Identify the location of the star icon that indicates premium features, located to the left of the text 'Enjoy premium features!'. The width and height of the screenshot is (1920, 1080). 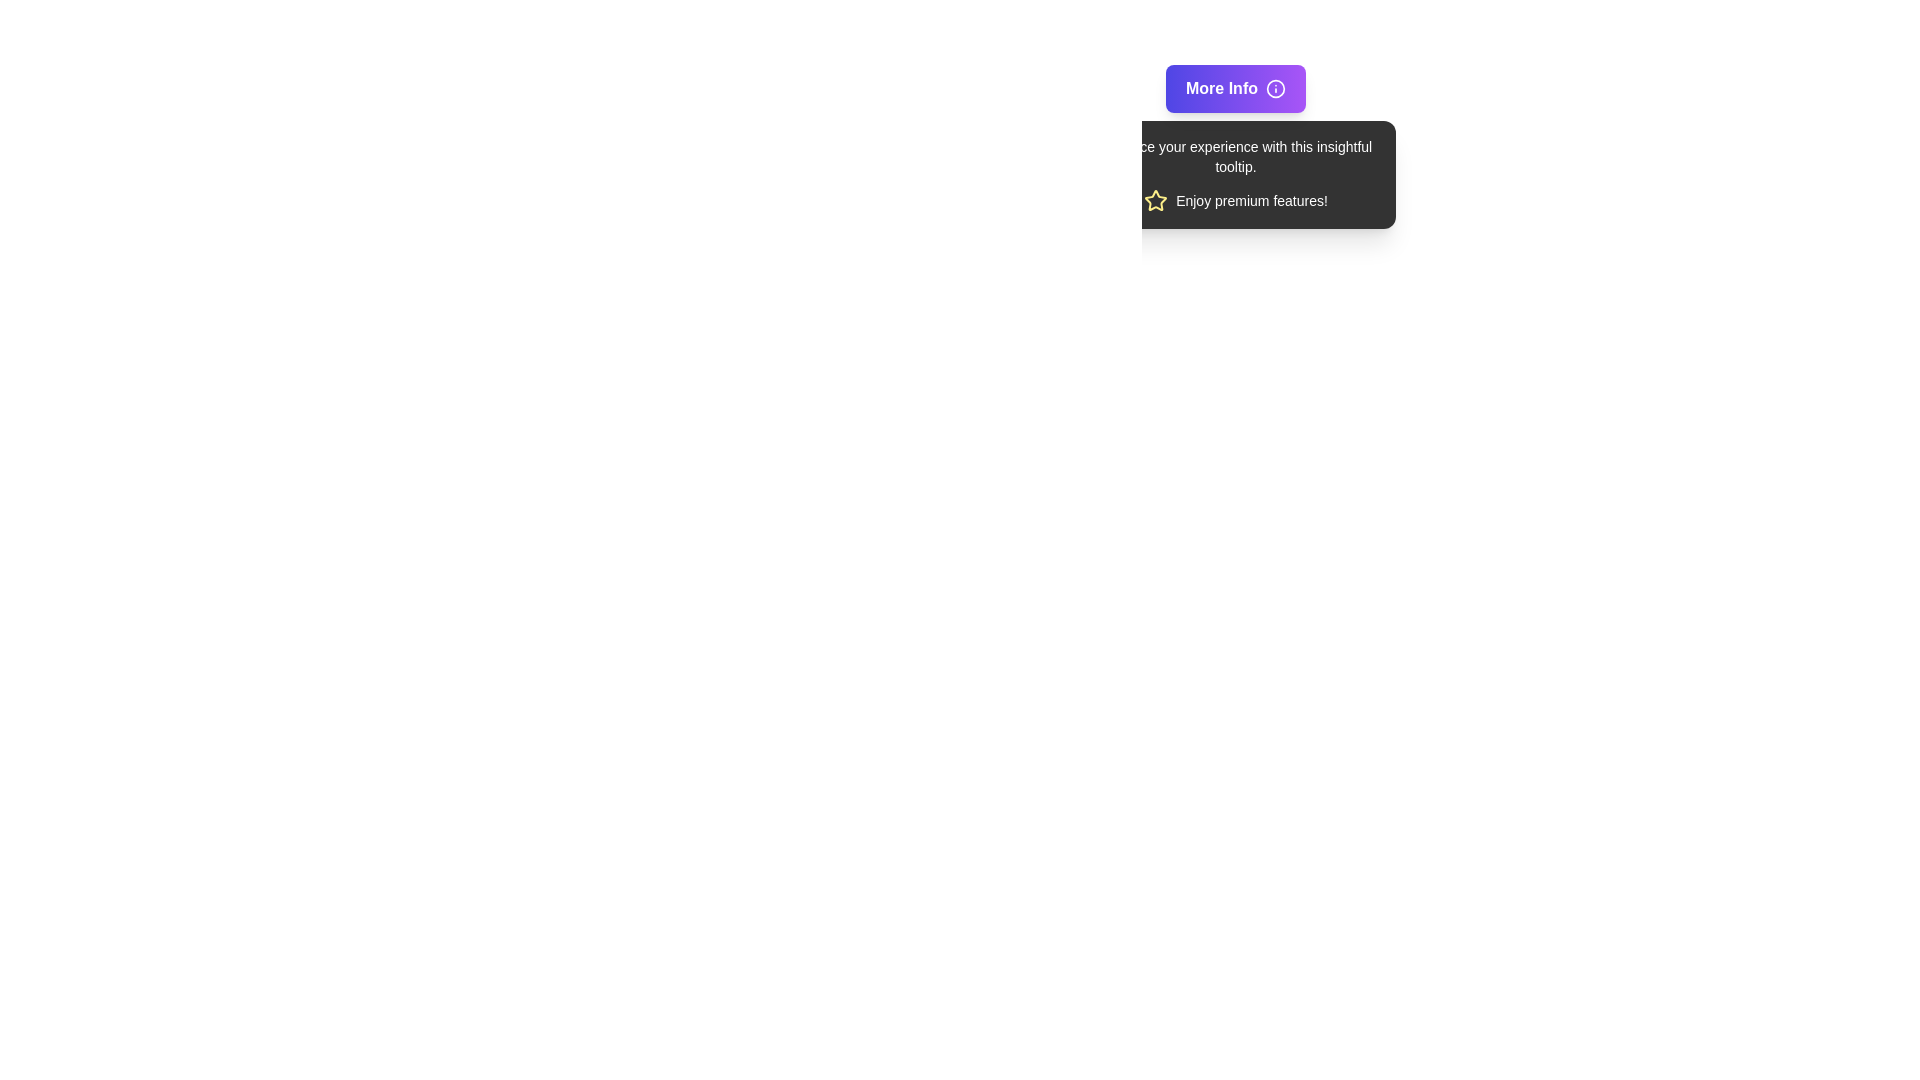
(1156, 200).